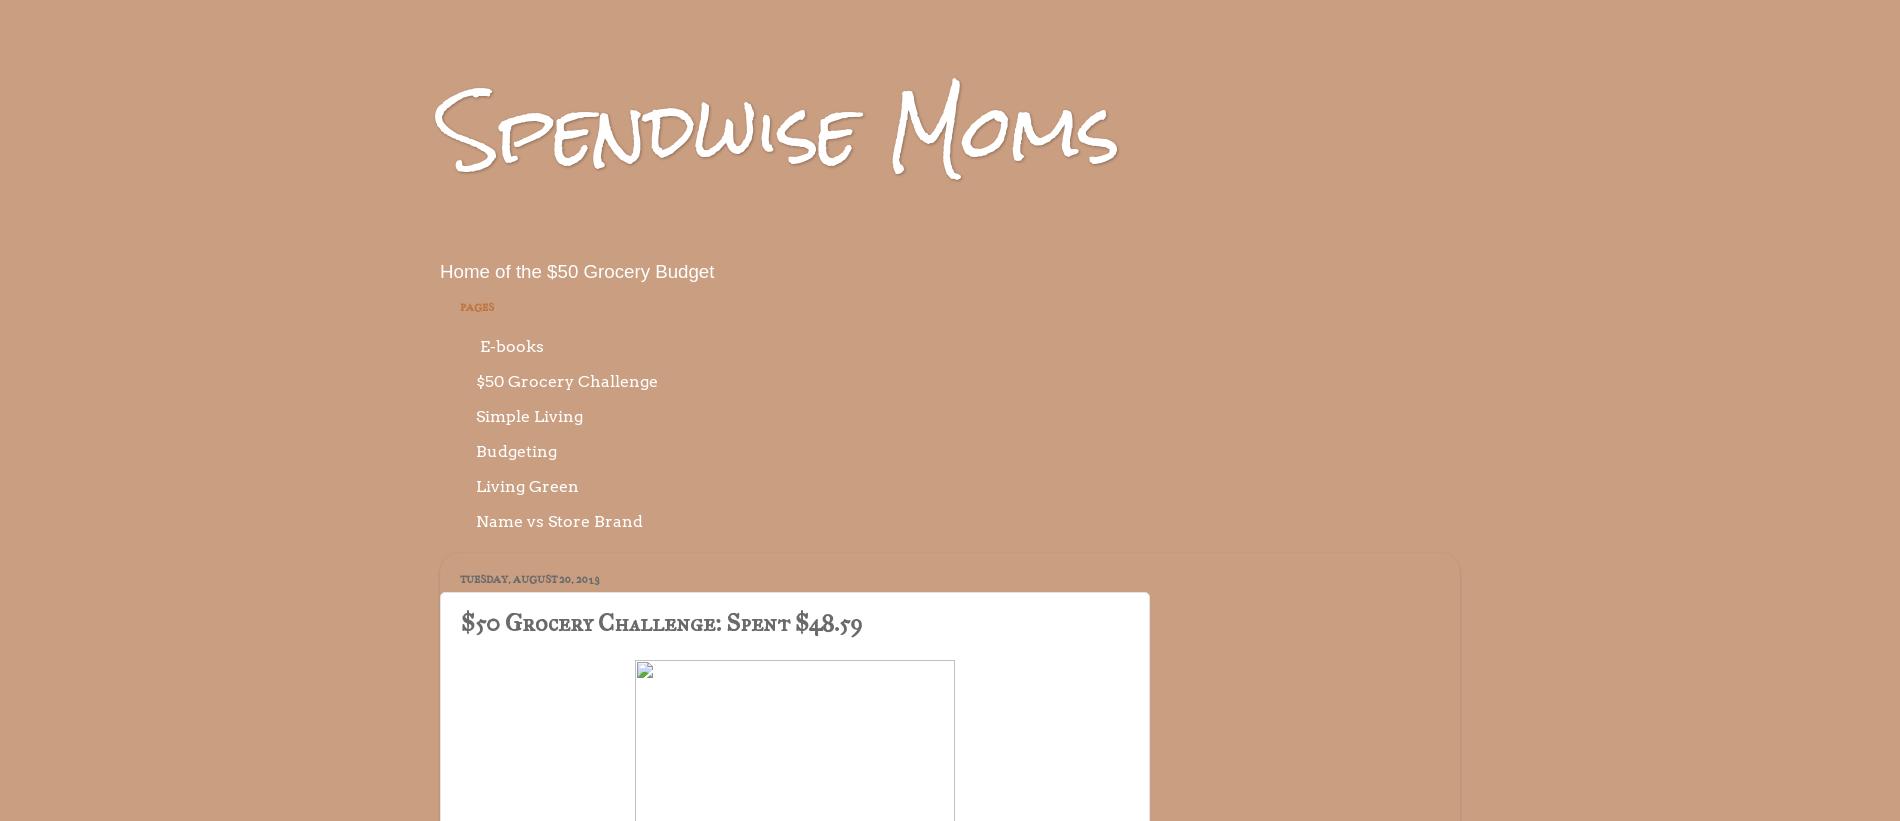 The height and width of the screenshot is (821, 1900). I want to click on 'Name vs Store Brand', so click(559, 520).